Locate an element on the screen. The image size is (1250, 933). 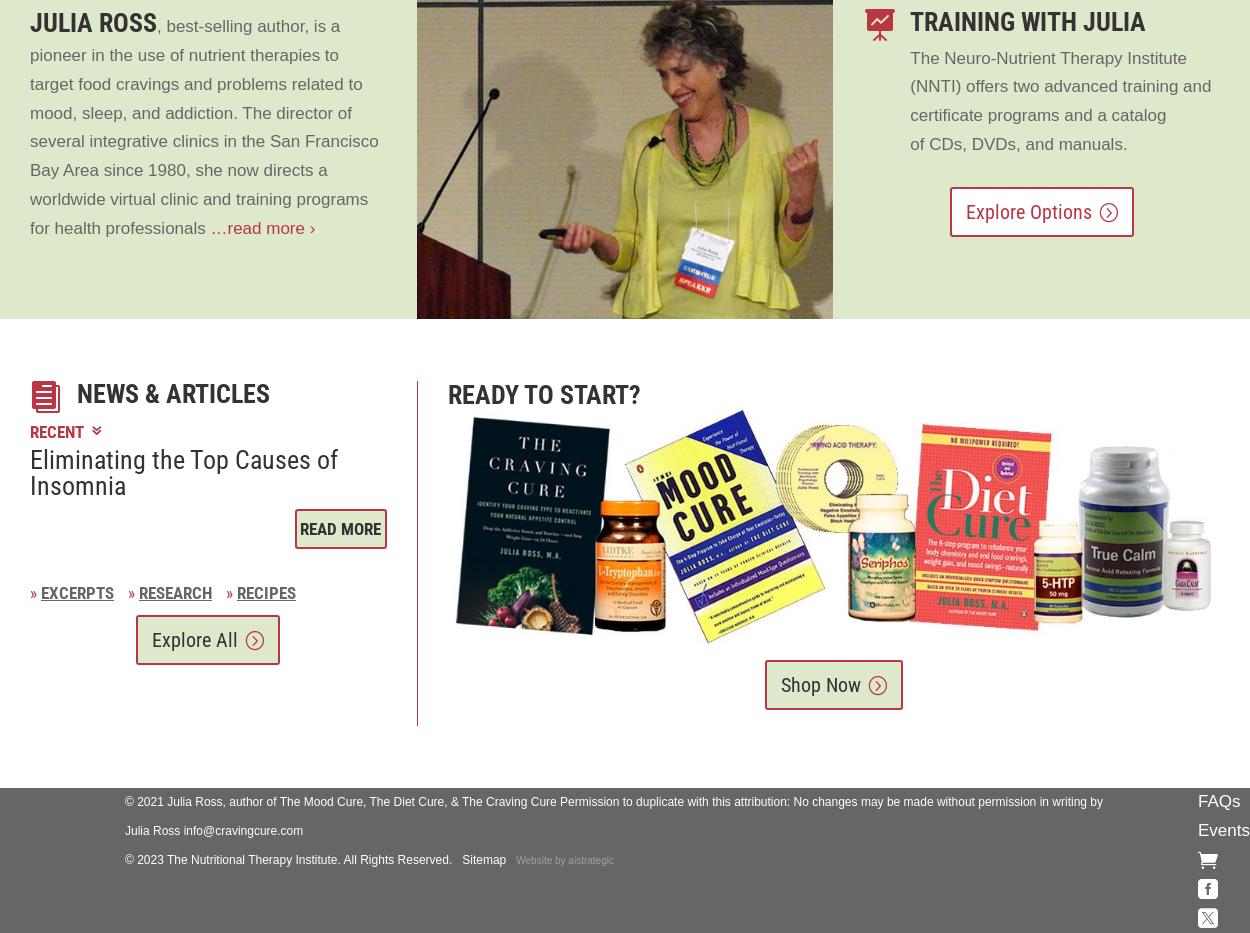
'JULIA ROSS' is located at coordinates (92, 21).